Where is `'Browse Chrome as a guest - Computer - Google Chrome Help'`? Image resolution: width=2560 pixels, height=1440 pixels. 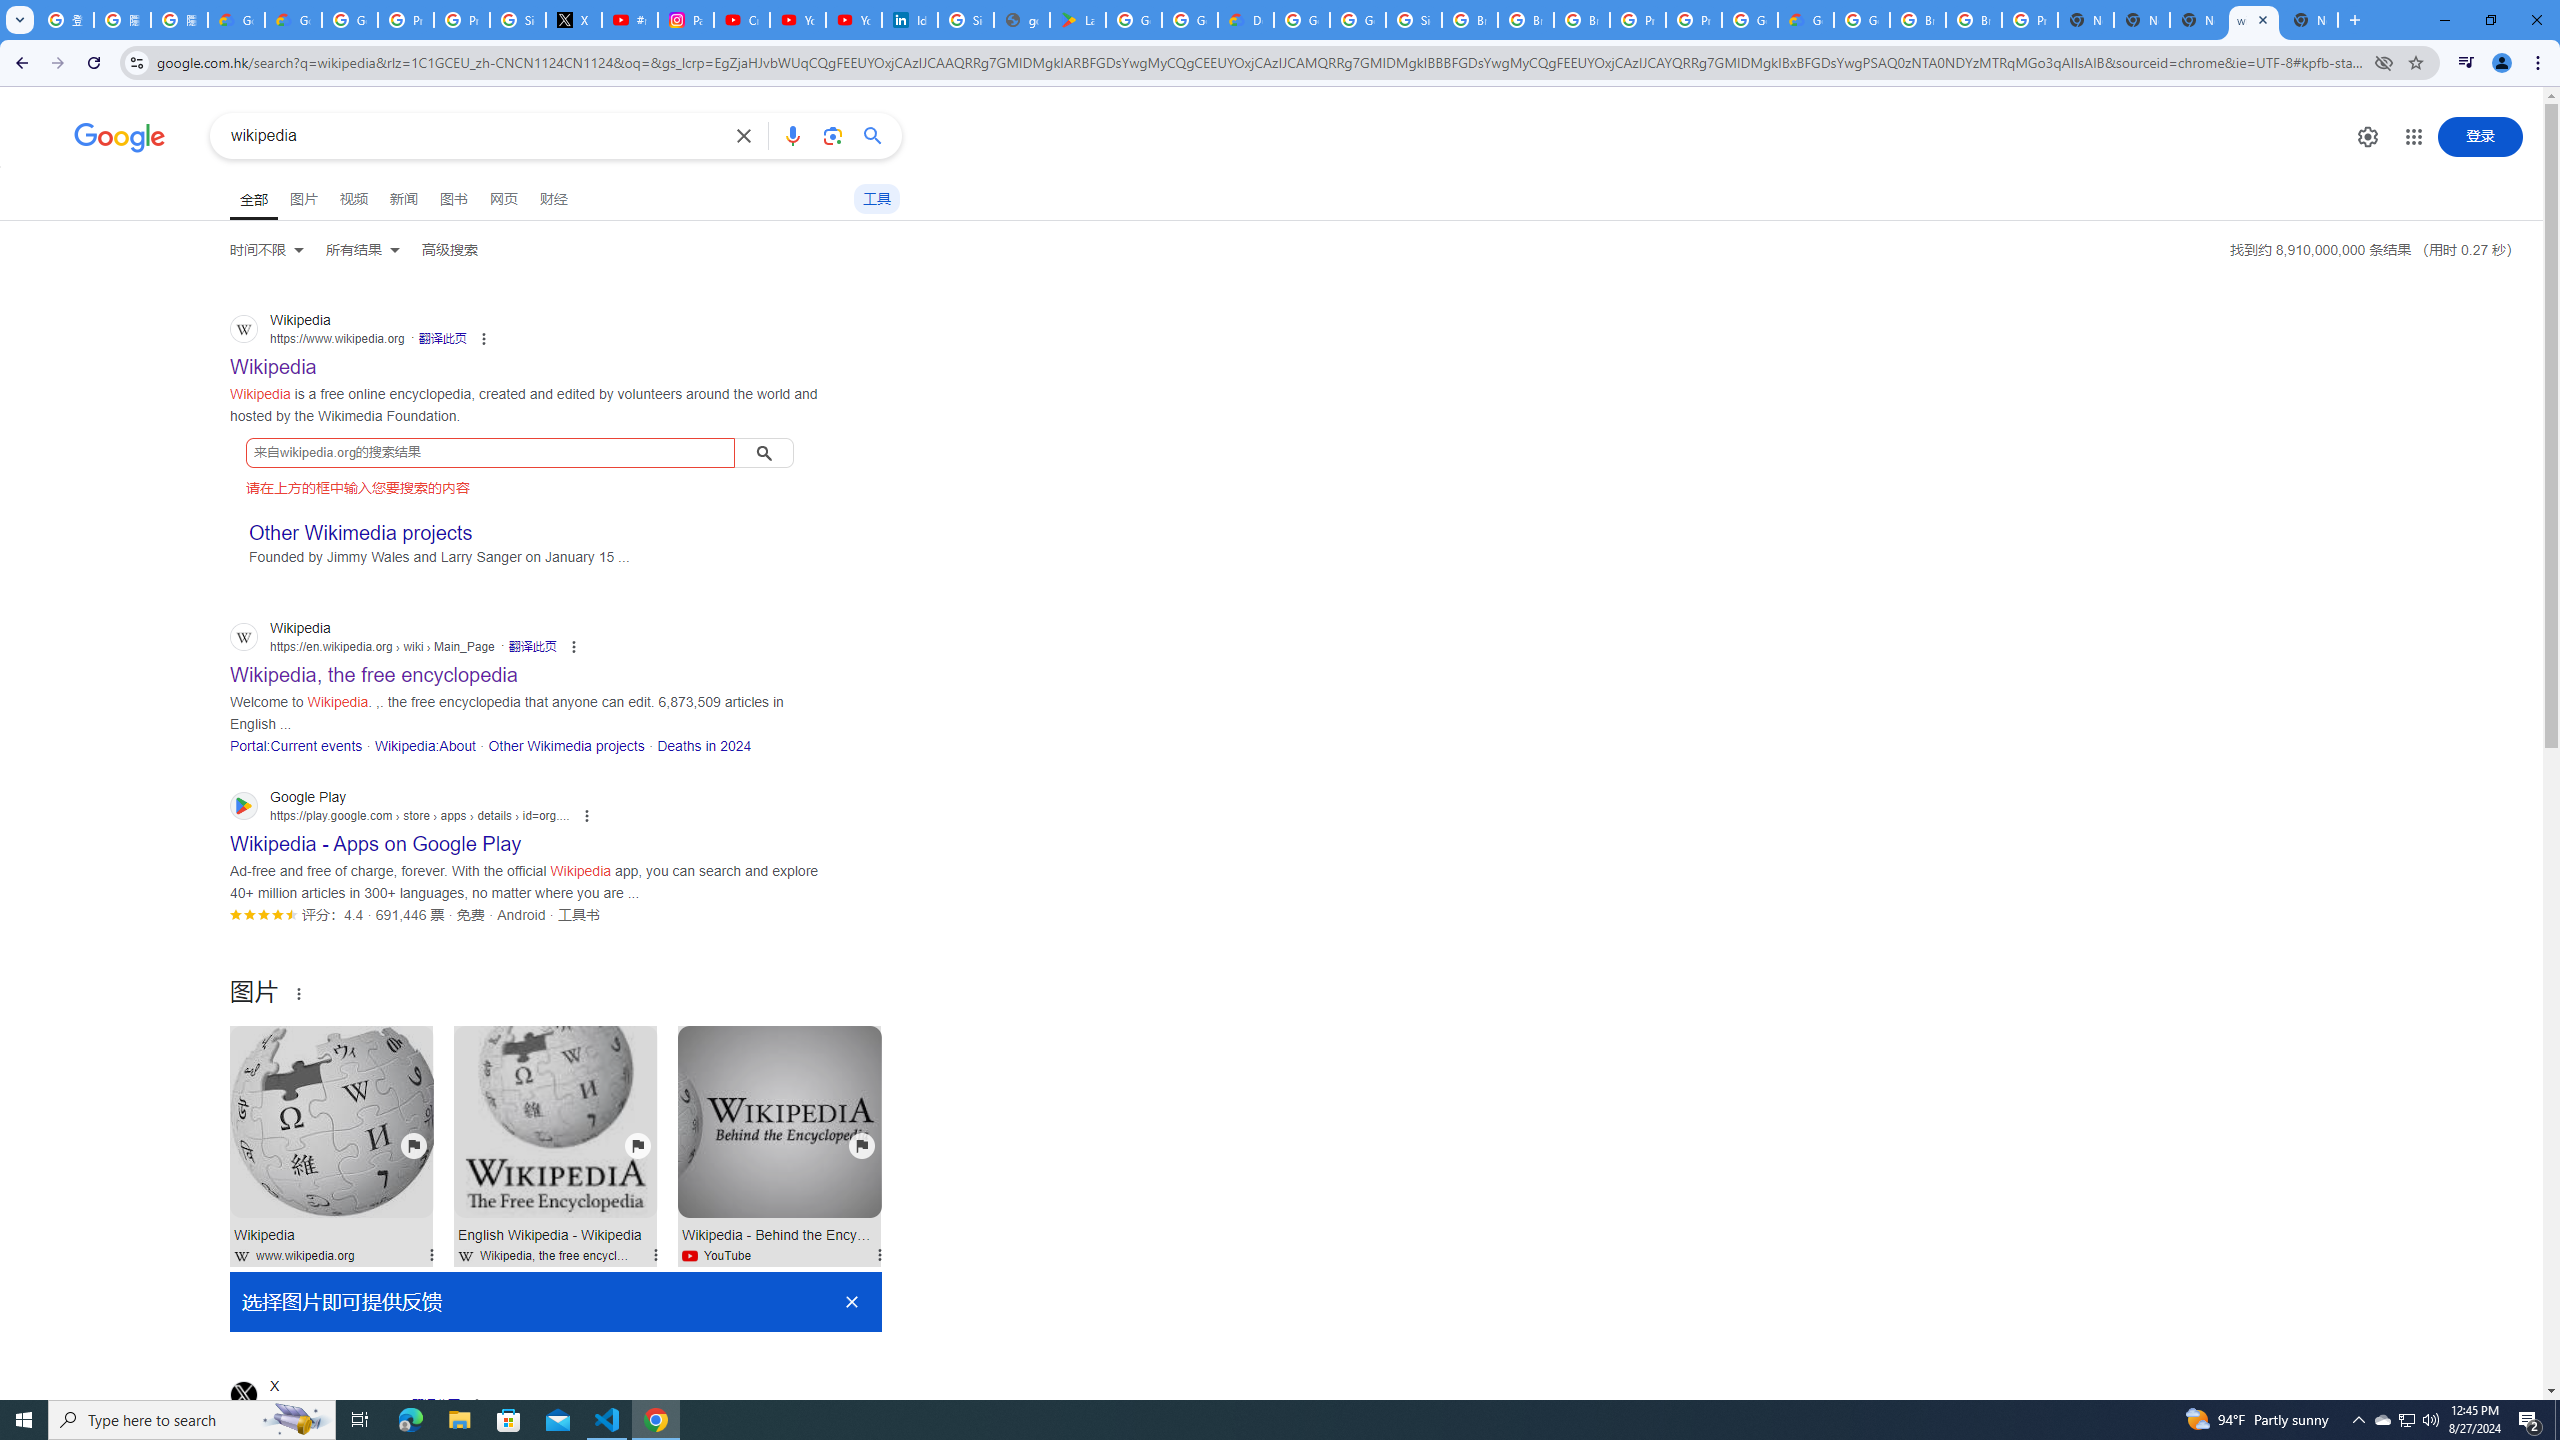
'Browse Chrome as a guest - Computer - Google Chrome Help' is located at coordinates (1917, 19).